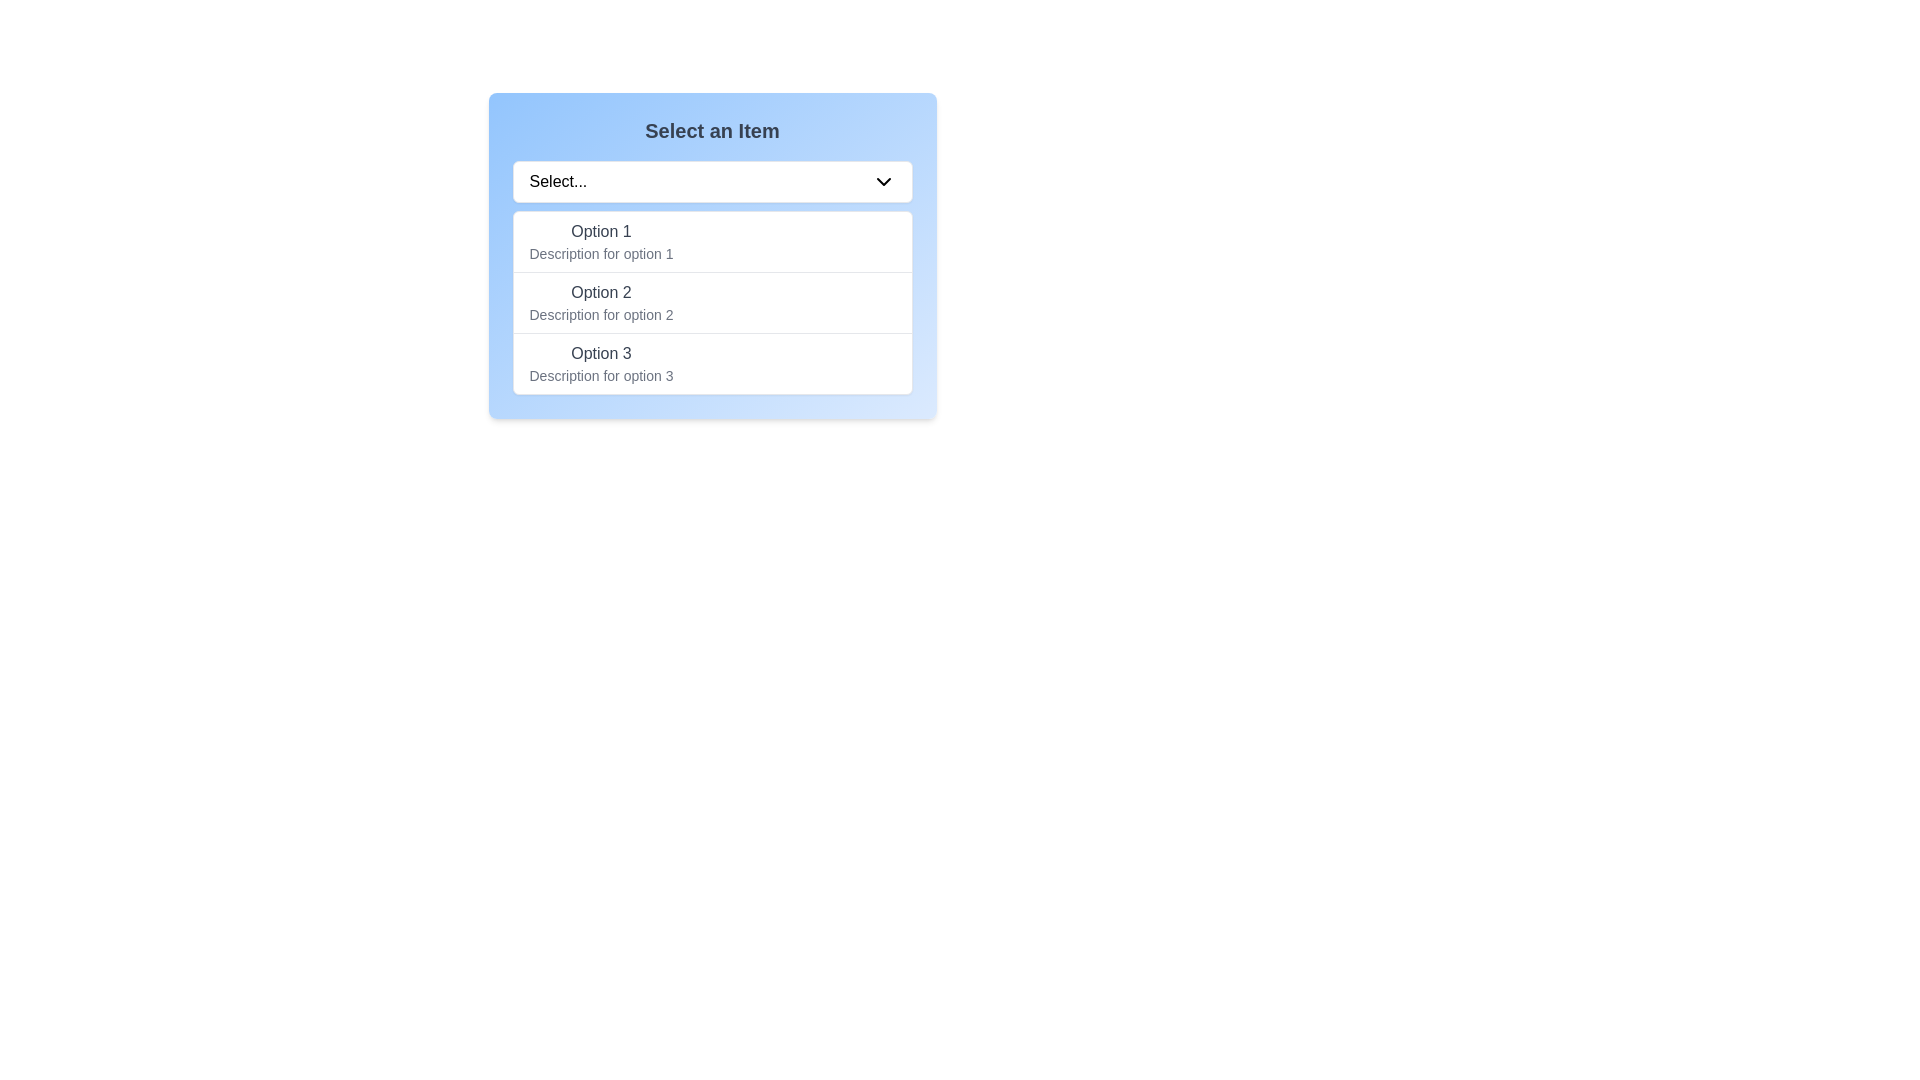 The height and width of the screenshot is (1080, 1920). I want to click on the descriptive text element located below 'Option 2' in the dropdown menu, which provides additional information about this option, so click(600, 315).